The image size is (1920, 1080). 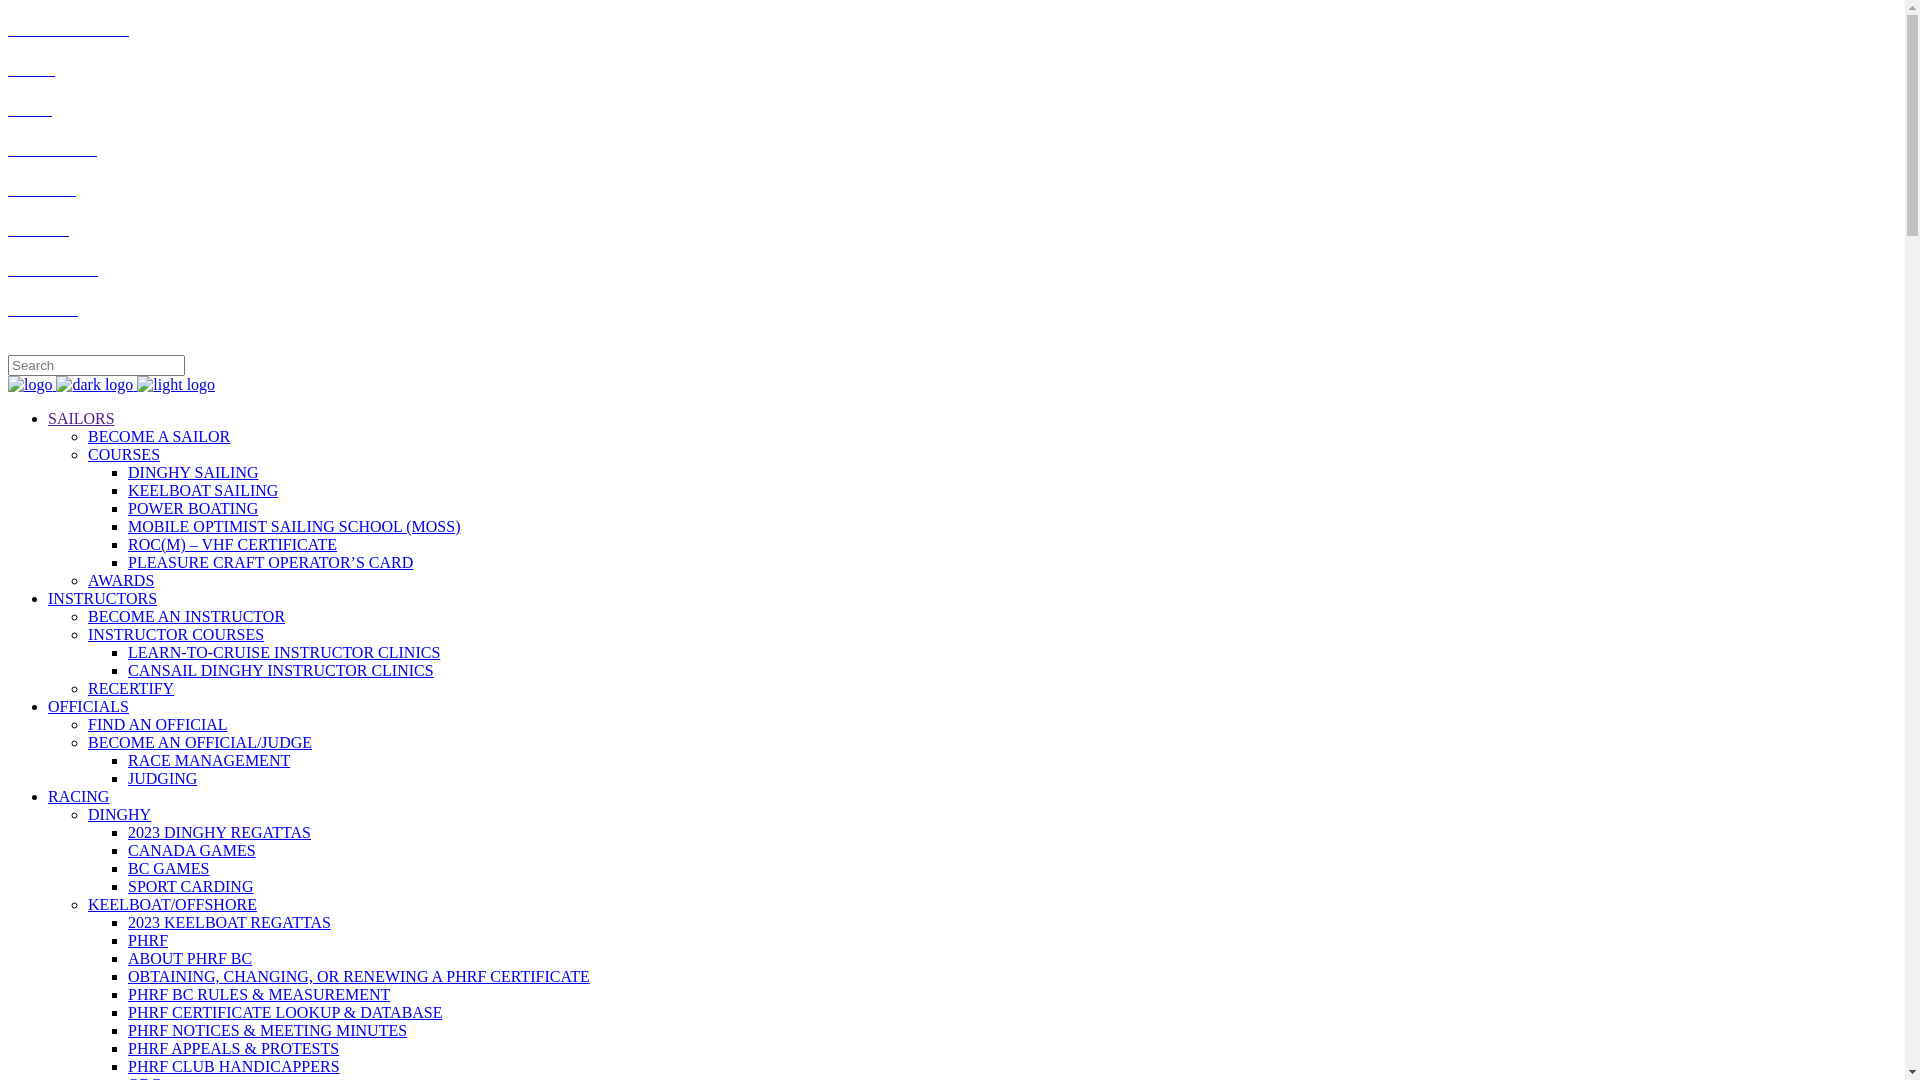 What do you see at coordinates (192, 507) in the screenshot?
I see `'POWER BOATING'` at bounding box center [192, 507].